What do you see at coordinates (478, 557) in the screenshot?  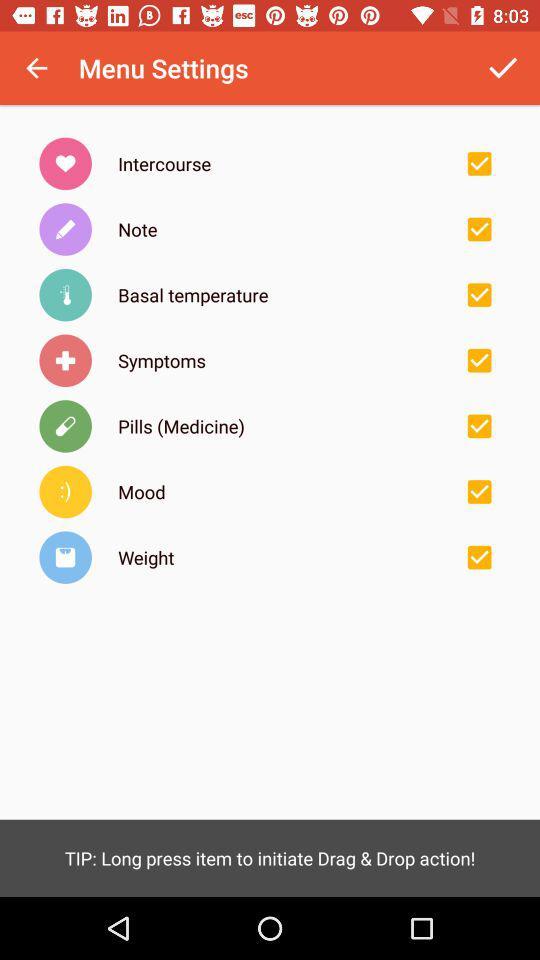 I see `item selection box` at bounding box center [478, 557].